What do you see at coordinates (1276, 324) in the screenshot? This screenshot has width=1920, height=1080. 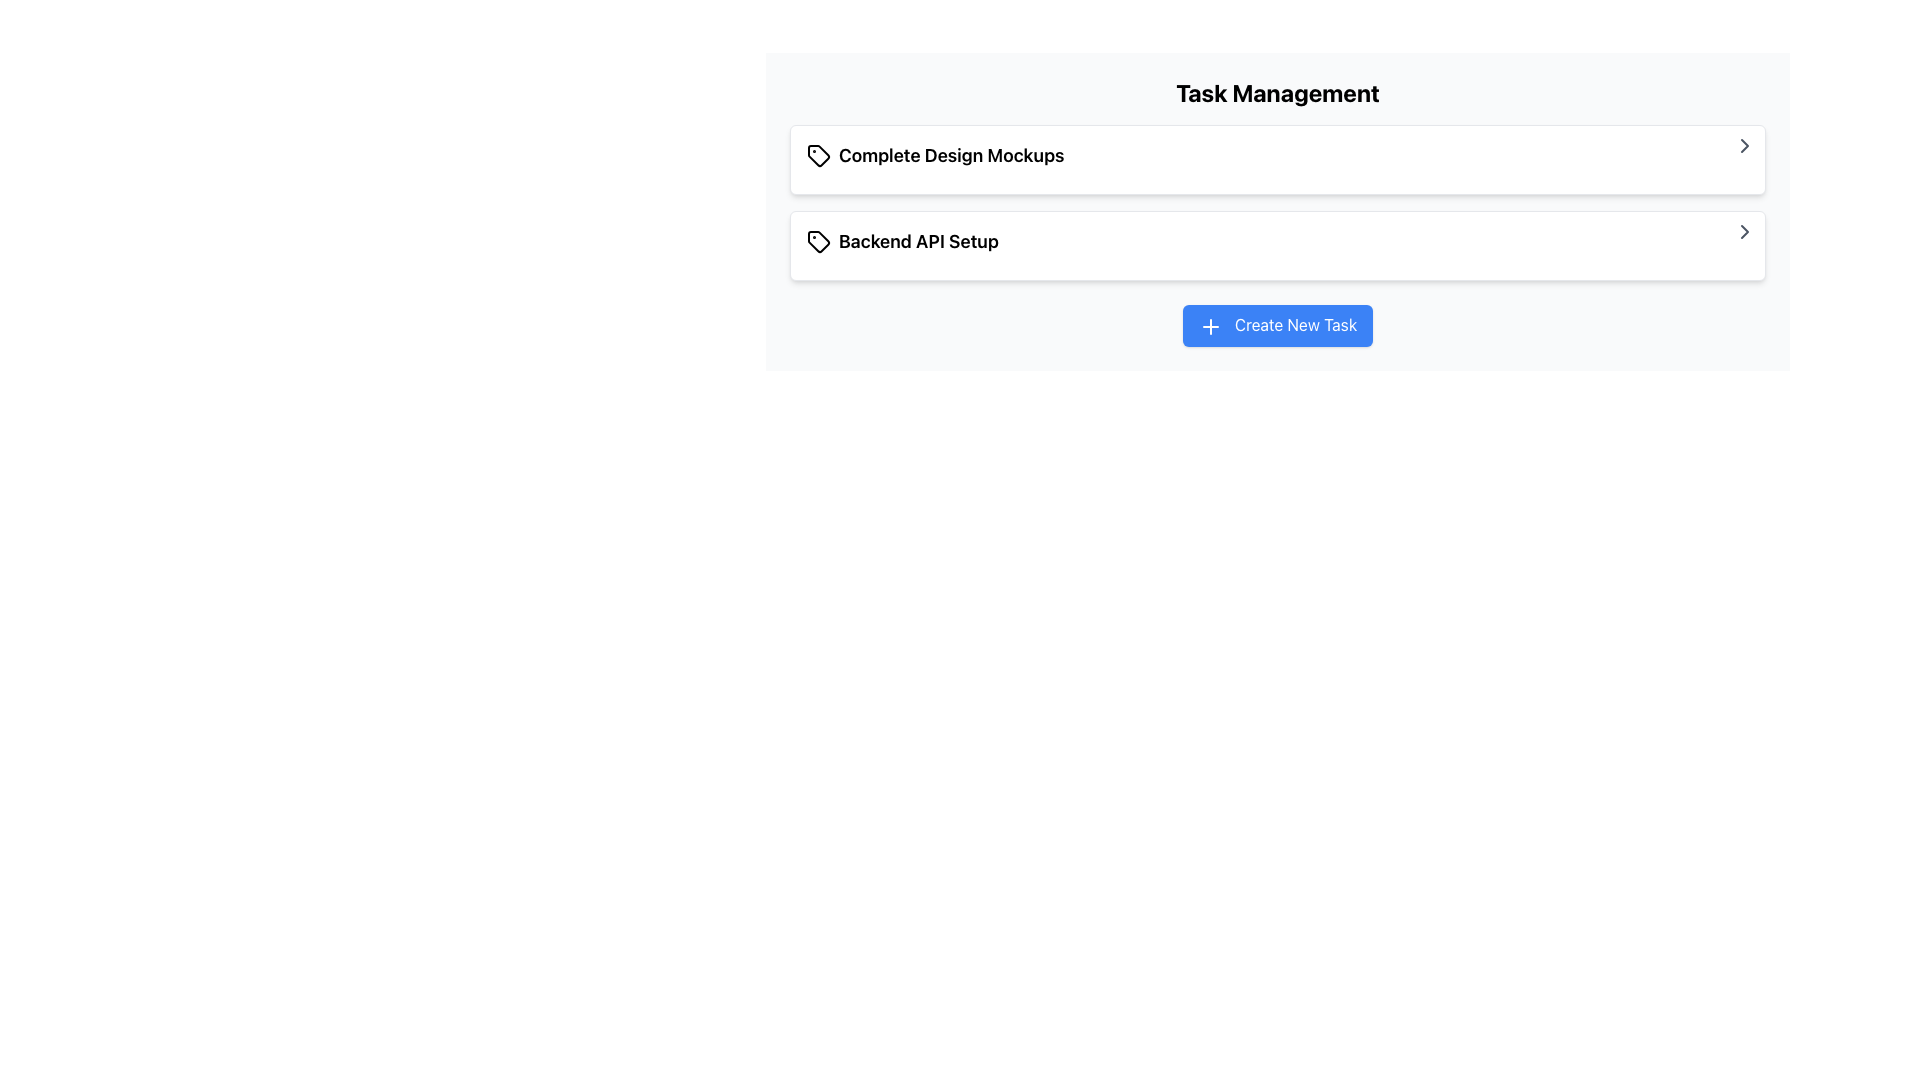 I see `the 'Create New Task' button, which is a rectangular button with a blue background and white bold text, located at the bottom center of the 'Task Management' section` at bounding box center [1276, 324].